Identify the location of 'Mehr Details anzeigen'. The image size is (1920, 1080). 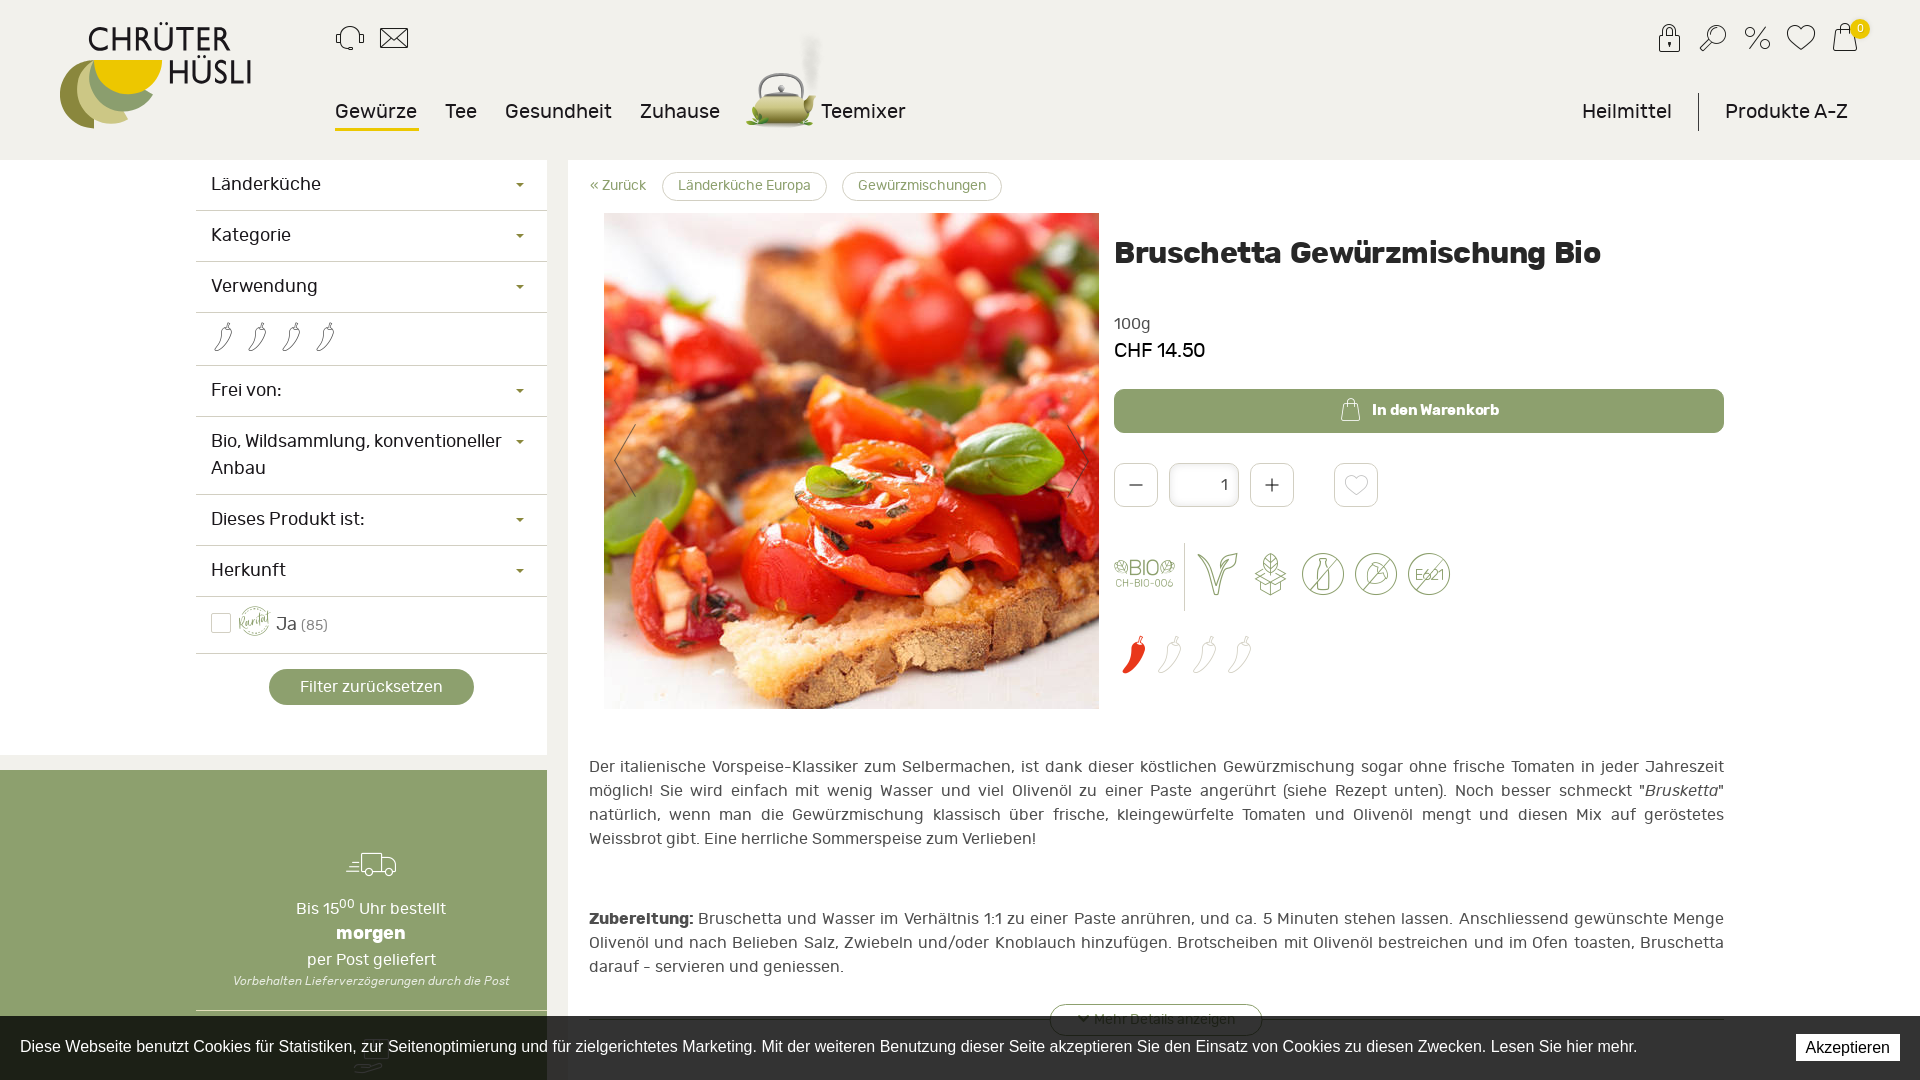
(1049, 1019).